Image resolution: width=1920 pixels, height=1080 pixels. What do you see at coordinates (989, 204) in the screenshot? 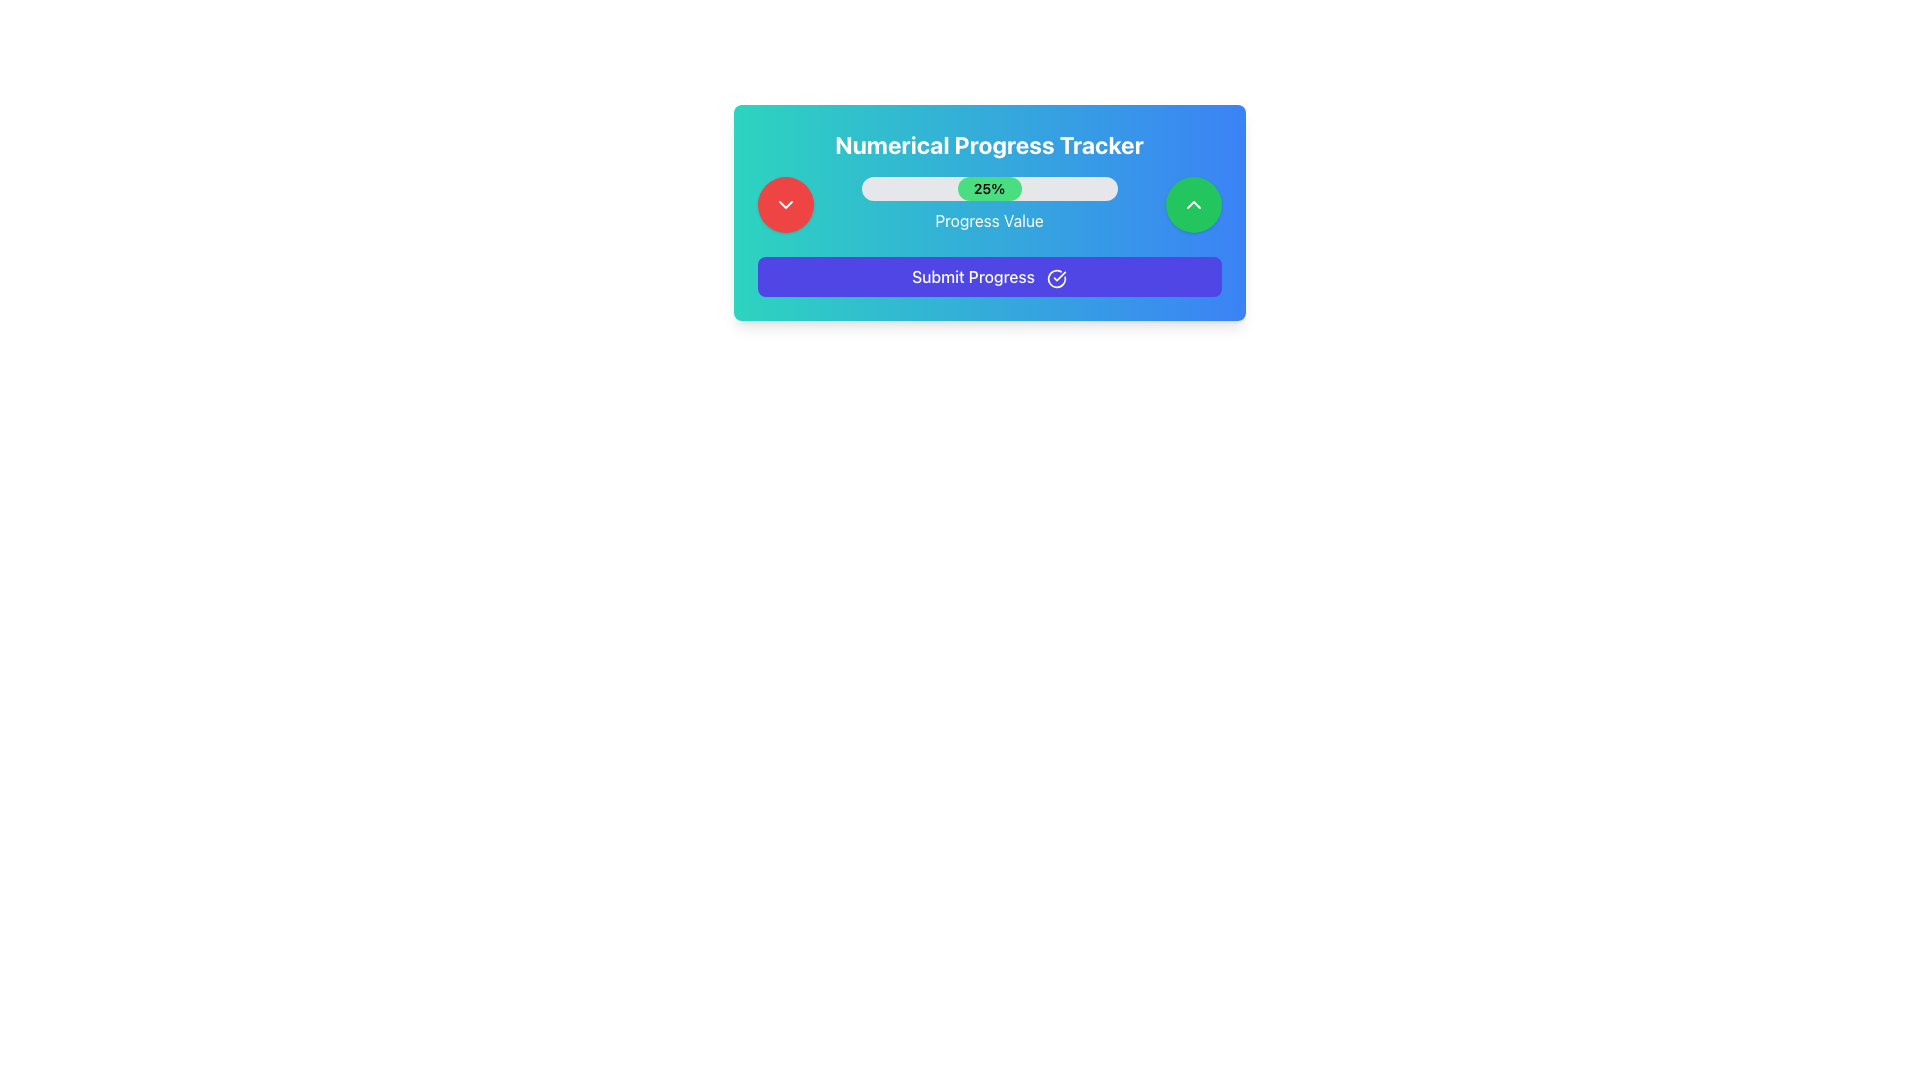
I see `the progress bar located below the 'Numerical Progress Tracker' heading and above the 'Submit Progress' button to adjust its position` at bounding box center [989, 204].